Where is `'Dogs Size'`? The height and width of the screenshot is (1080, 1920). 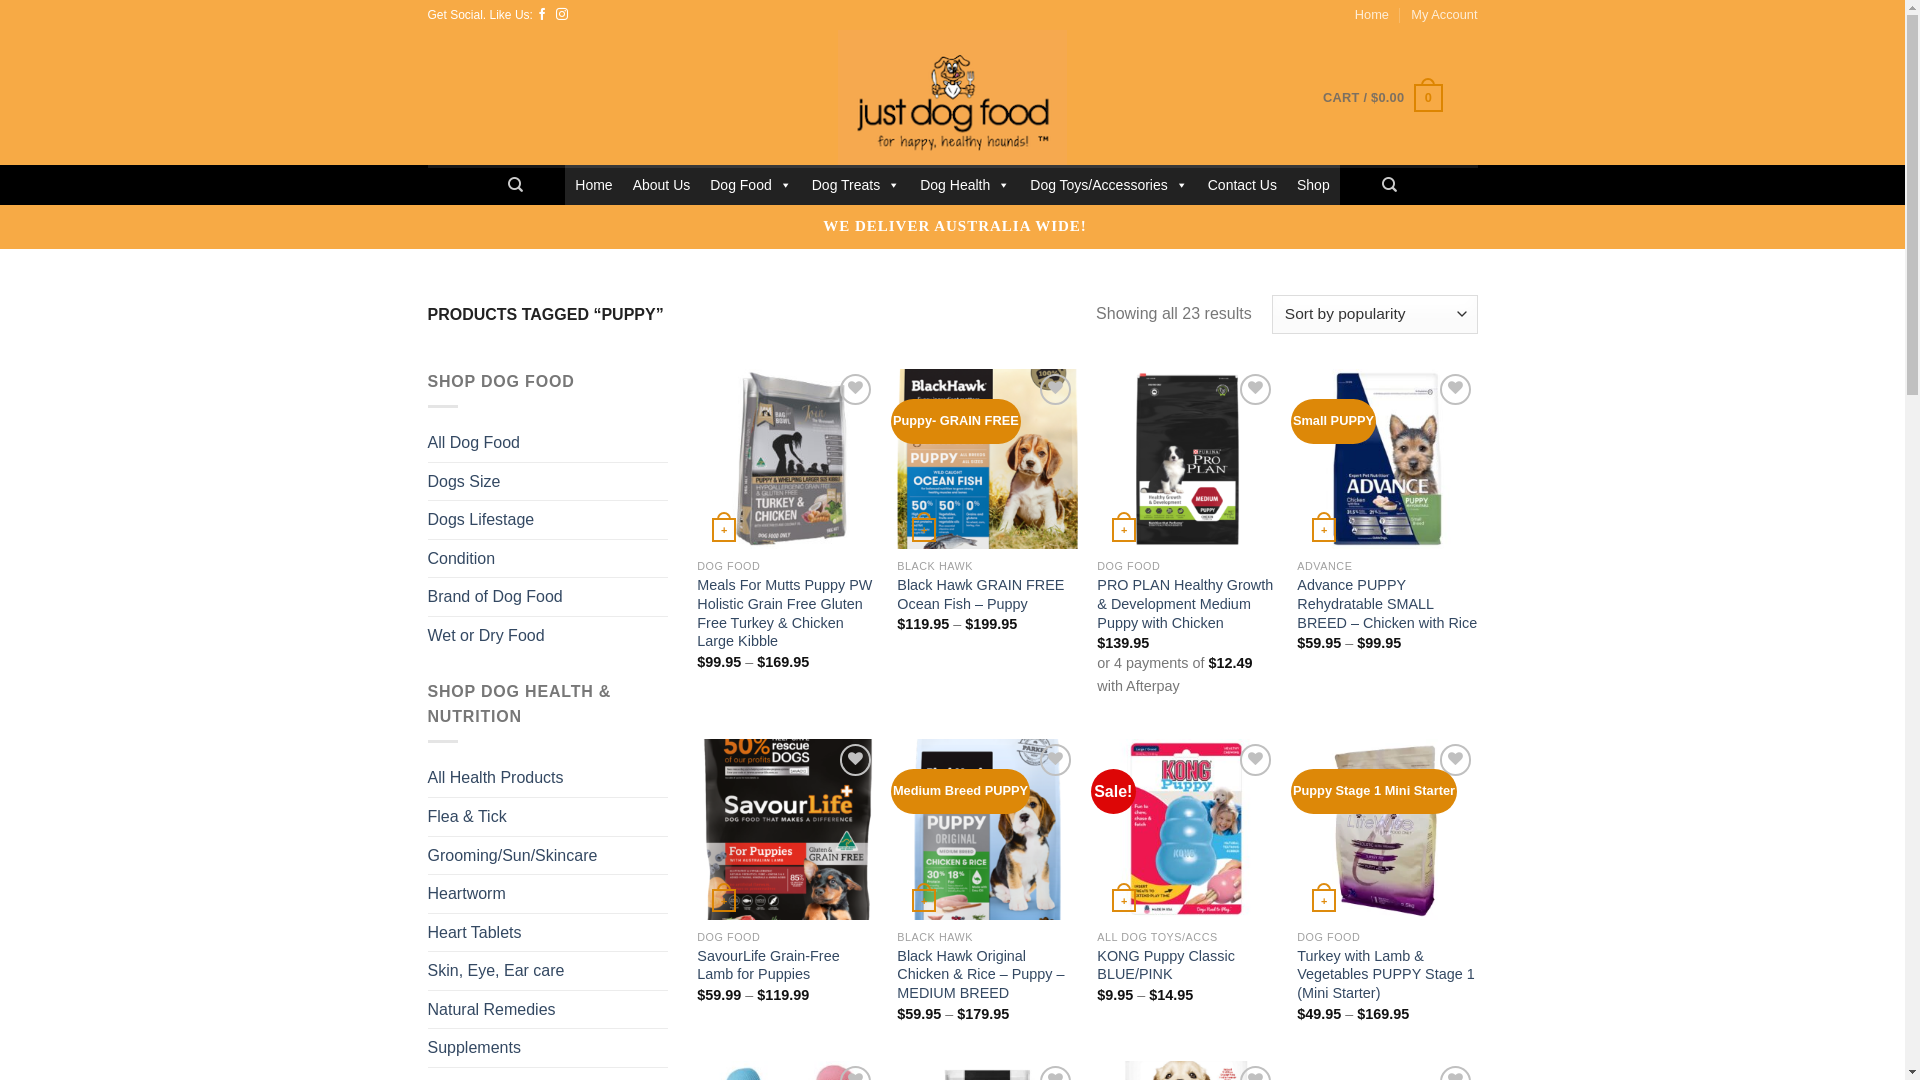
'Dogs Size' is located at coordinates (463, 482).